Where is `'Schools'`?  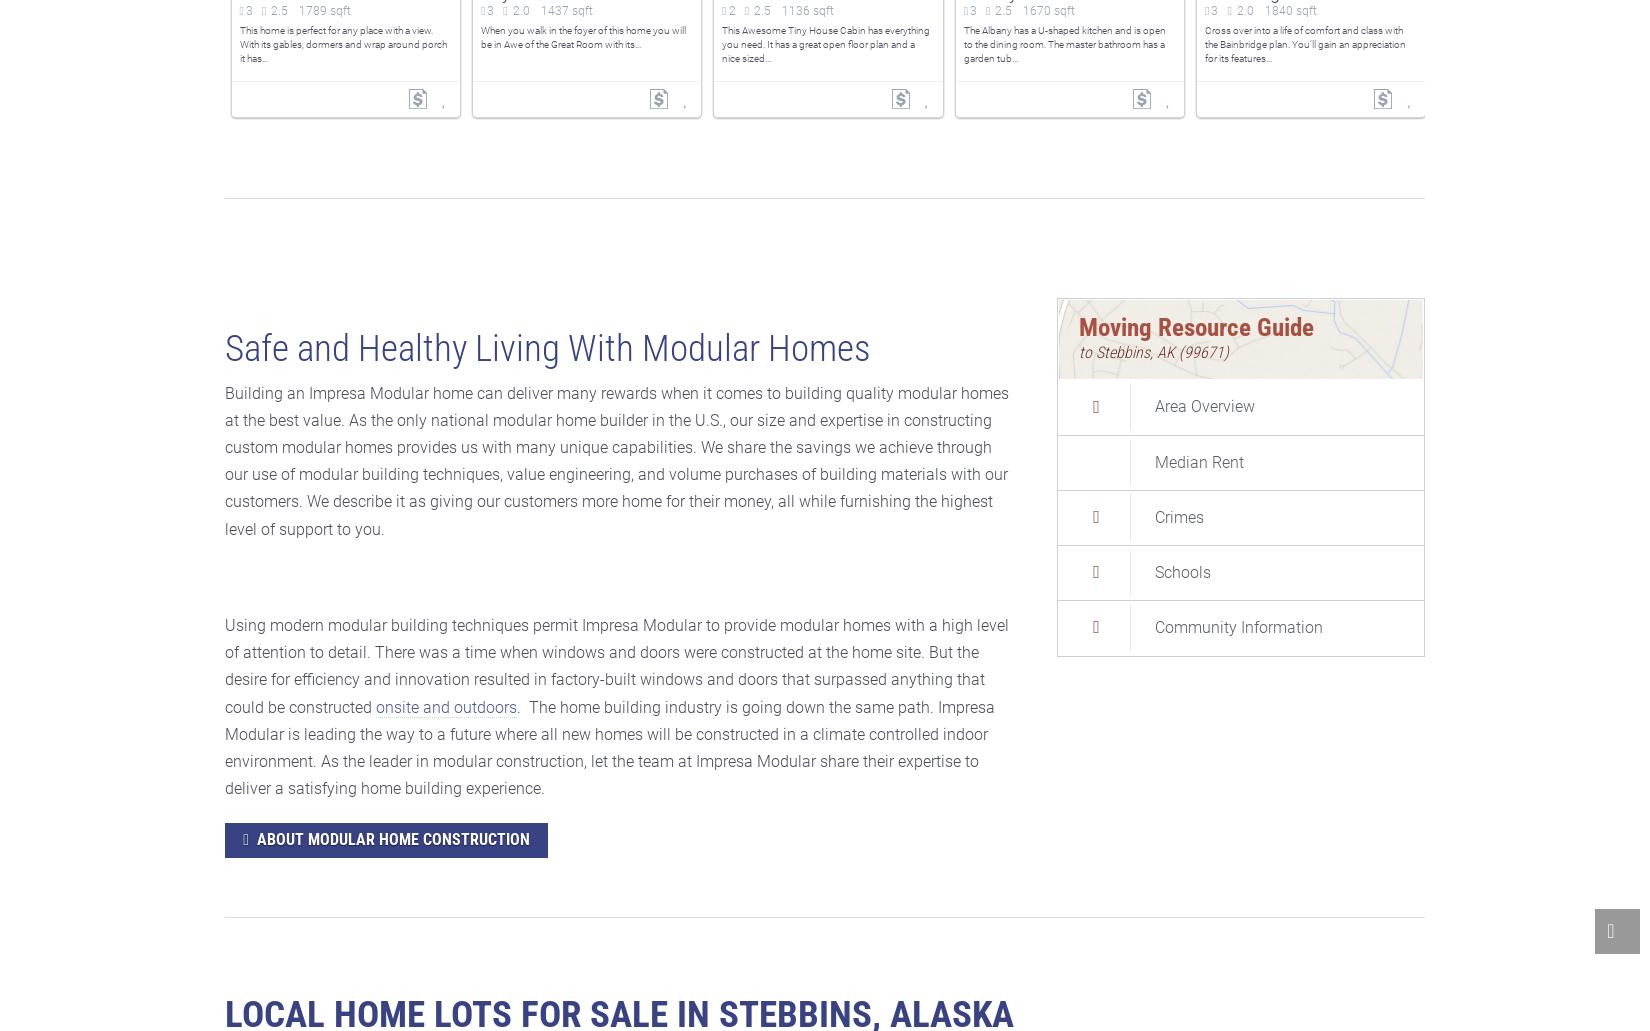 'Schools' is located at coordinates (1182, 570).